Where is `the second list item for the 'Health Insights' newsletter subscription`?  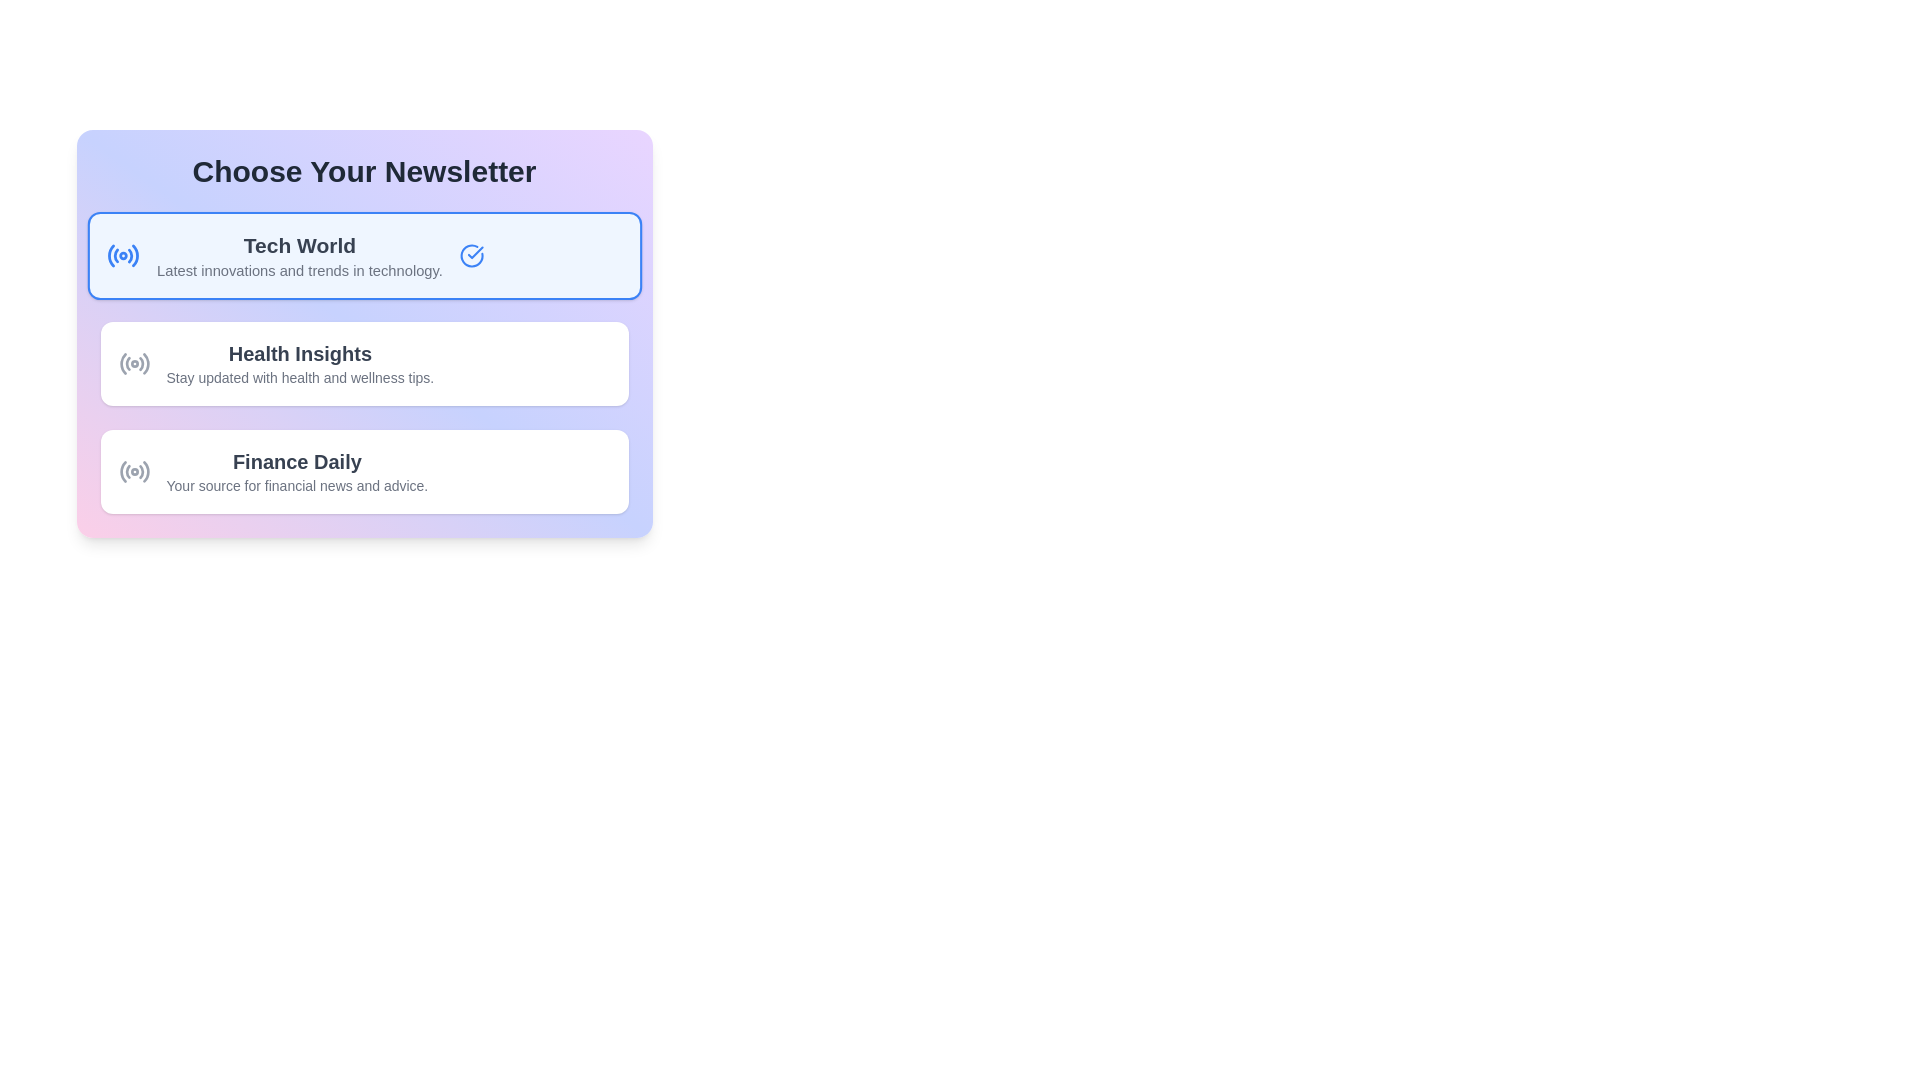 the second list item for the 'Health Insights' newsletter subscription is located at coordinates (364, 363).